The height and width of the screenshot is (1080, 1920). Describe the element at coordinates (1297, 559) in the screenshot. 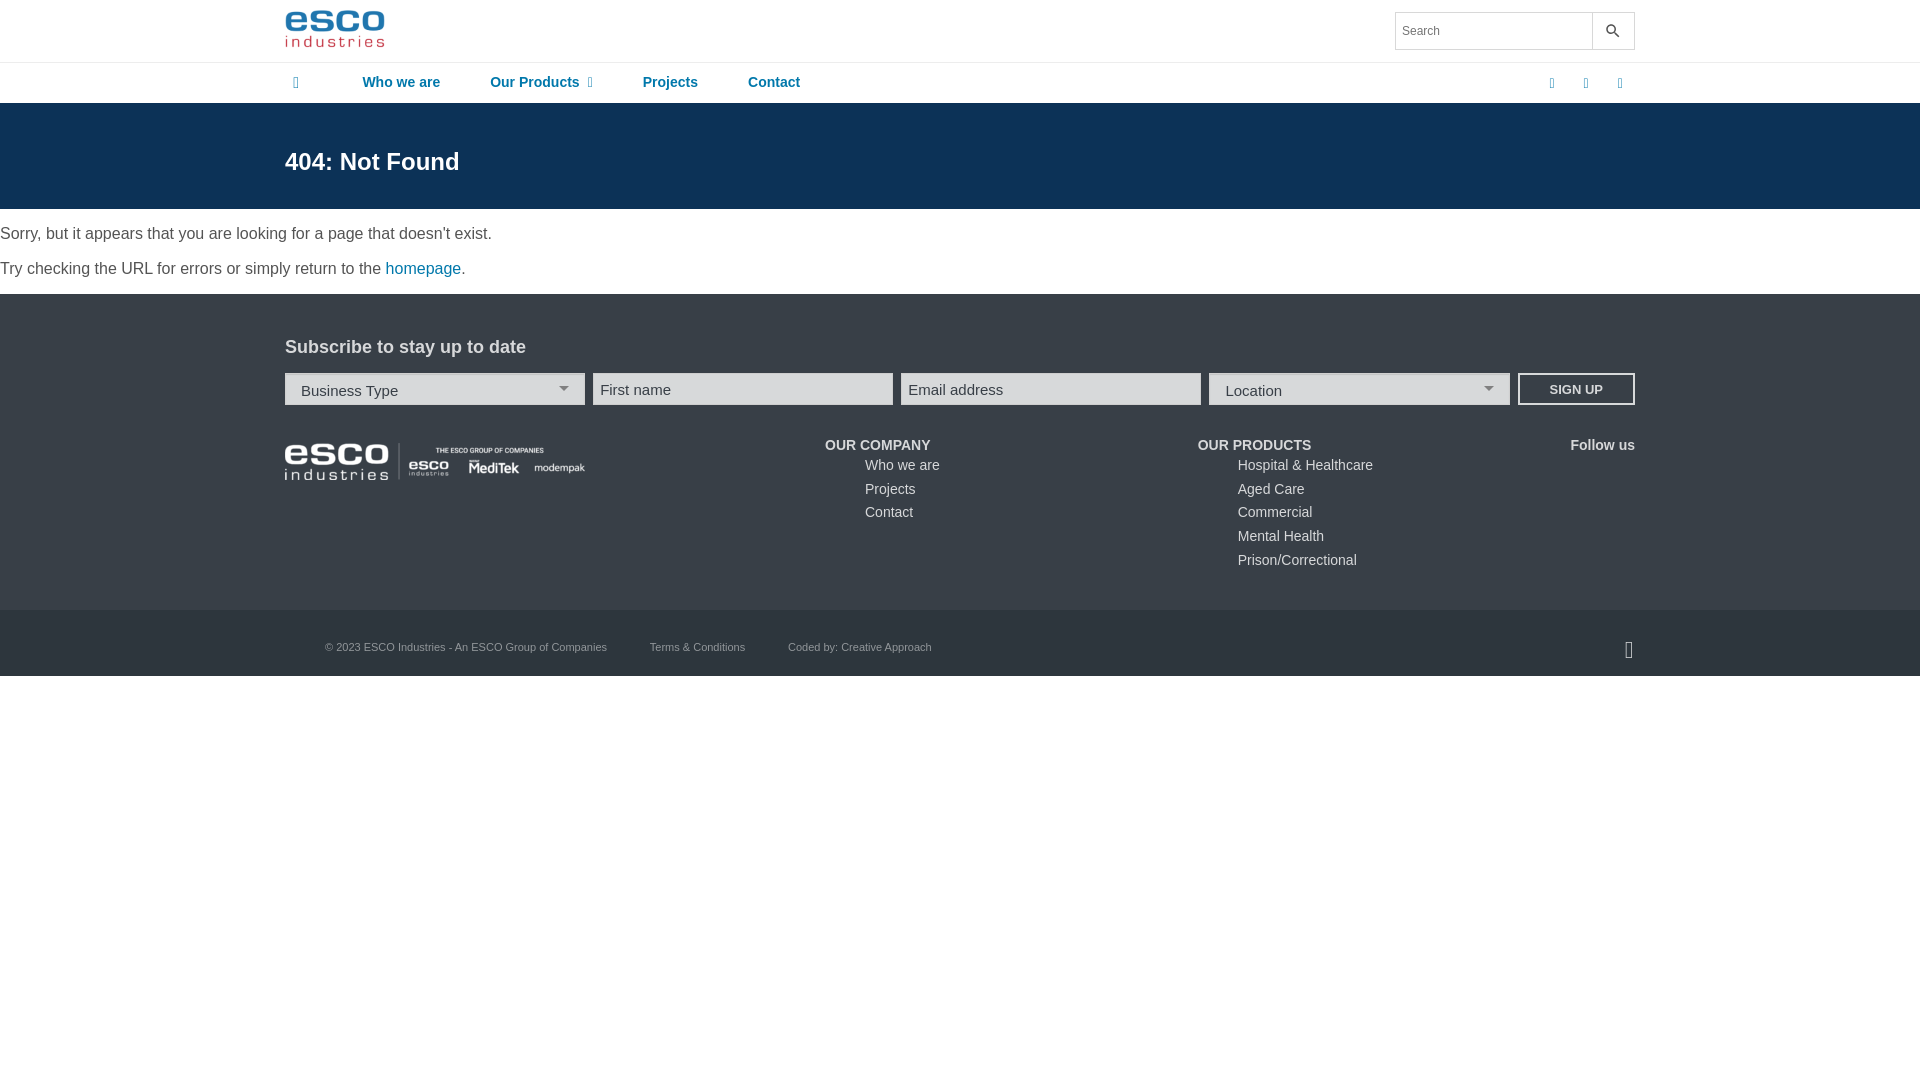

I see `'Prison/Correctional'` at that location.